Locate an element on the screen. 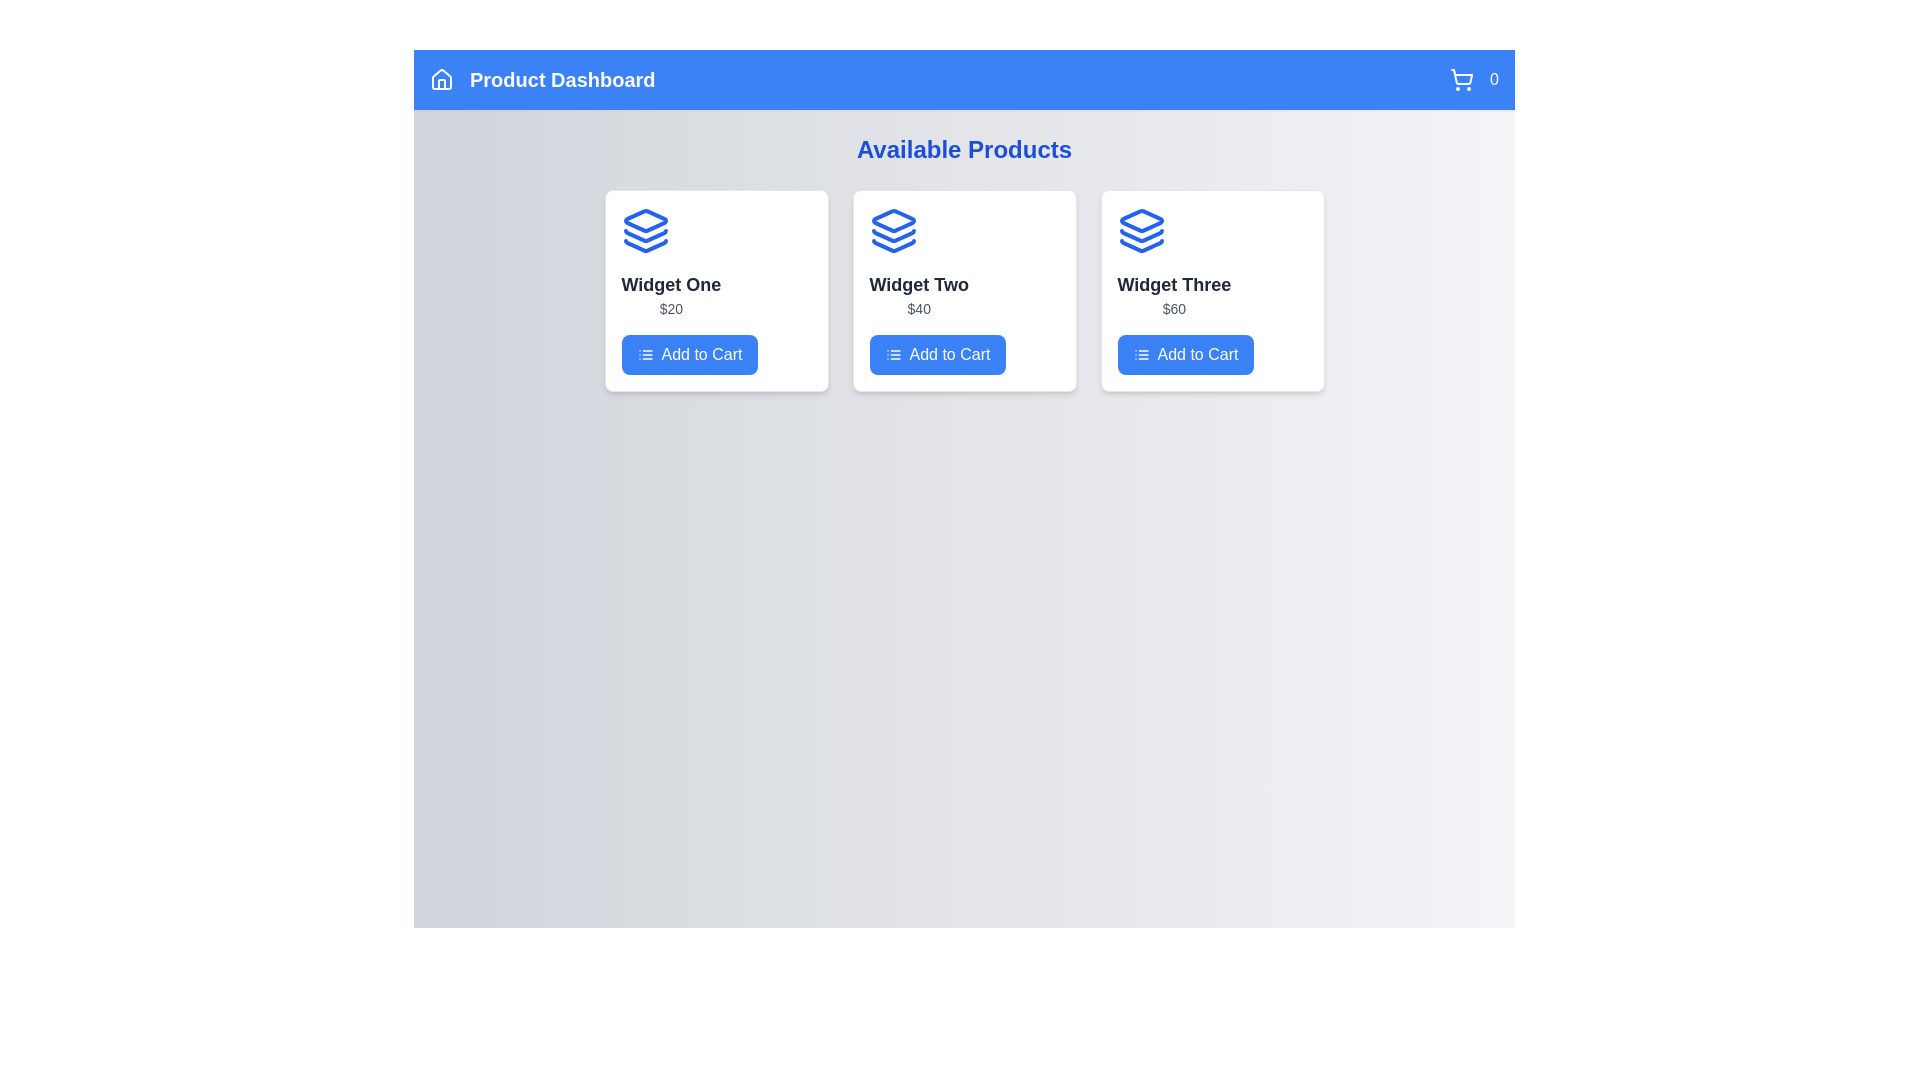 Image resolution: width=1920 pixels, height=1080 pixels. the button located at the bottom of the 'Widget Three' card is located at coordinates (1185, 353).